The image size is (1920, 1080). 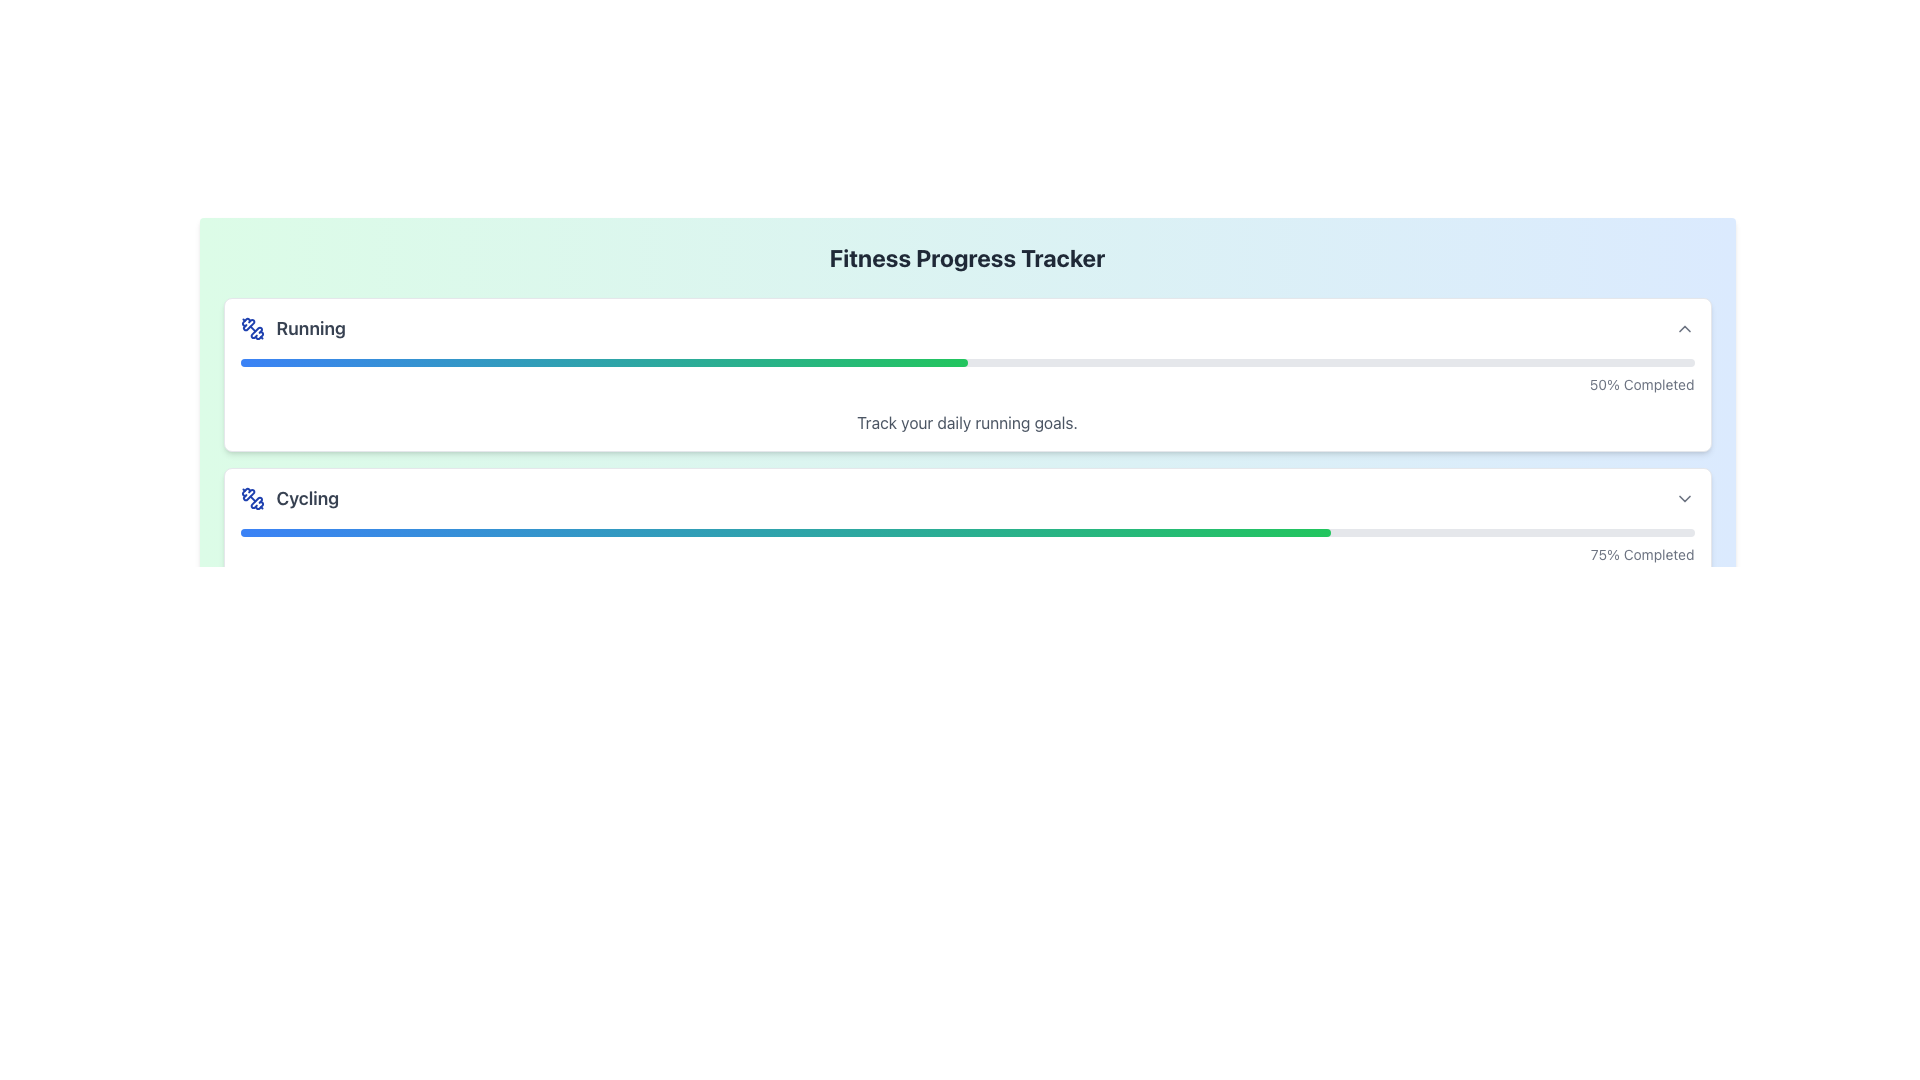 I want to click on the second progress bar located beneath the 'Running' label and above the '75% Completed' text, which is styled with a gray background and has a filled section transitioning from blue to green, so click(x=967, y=531).